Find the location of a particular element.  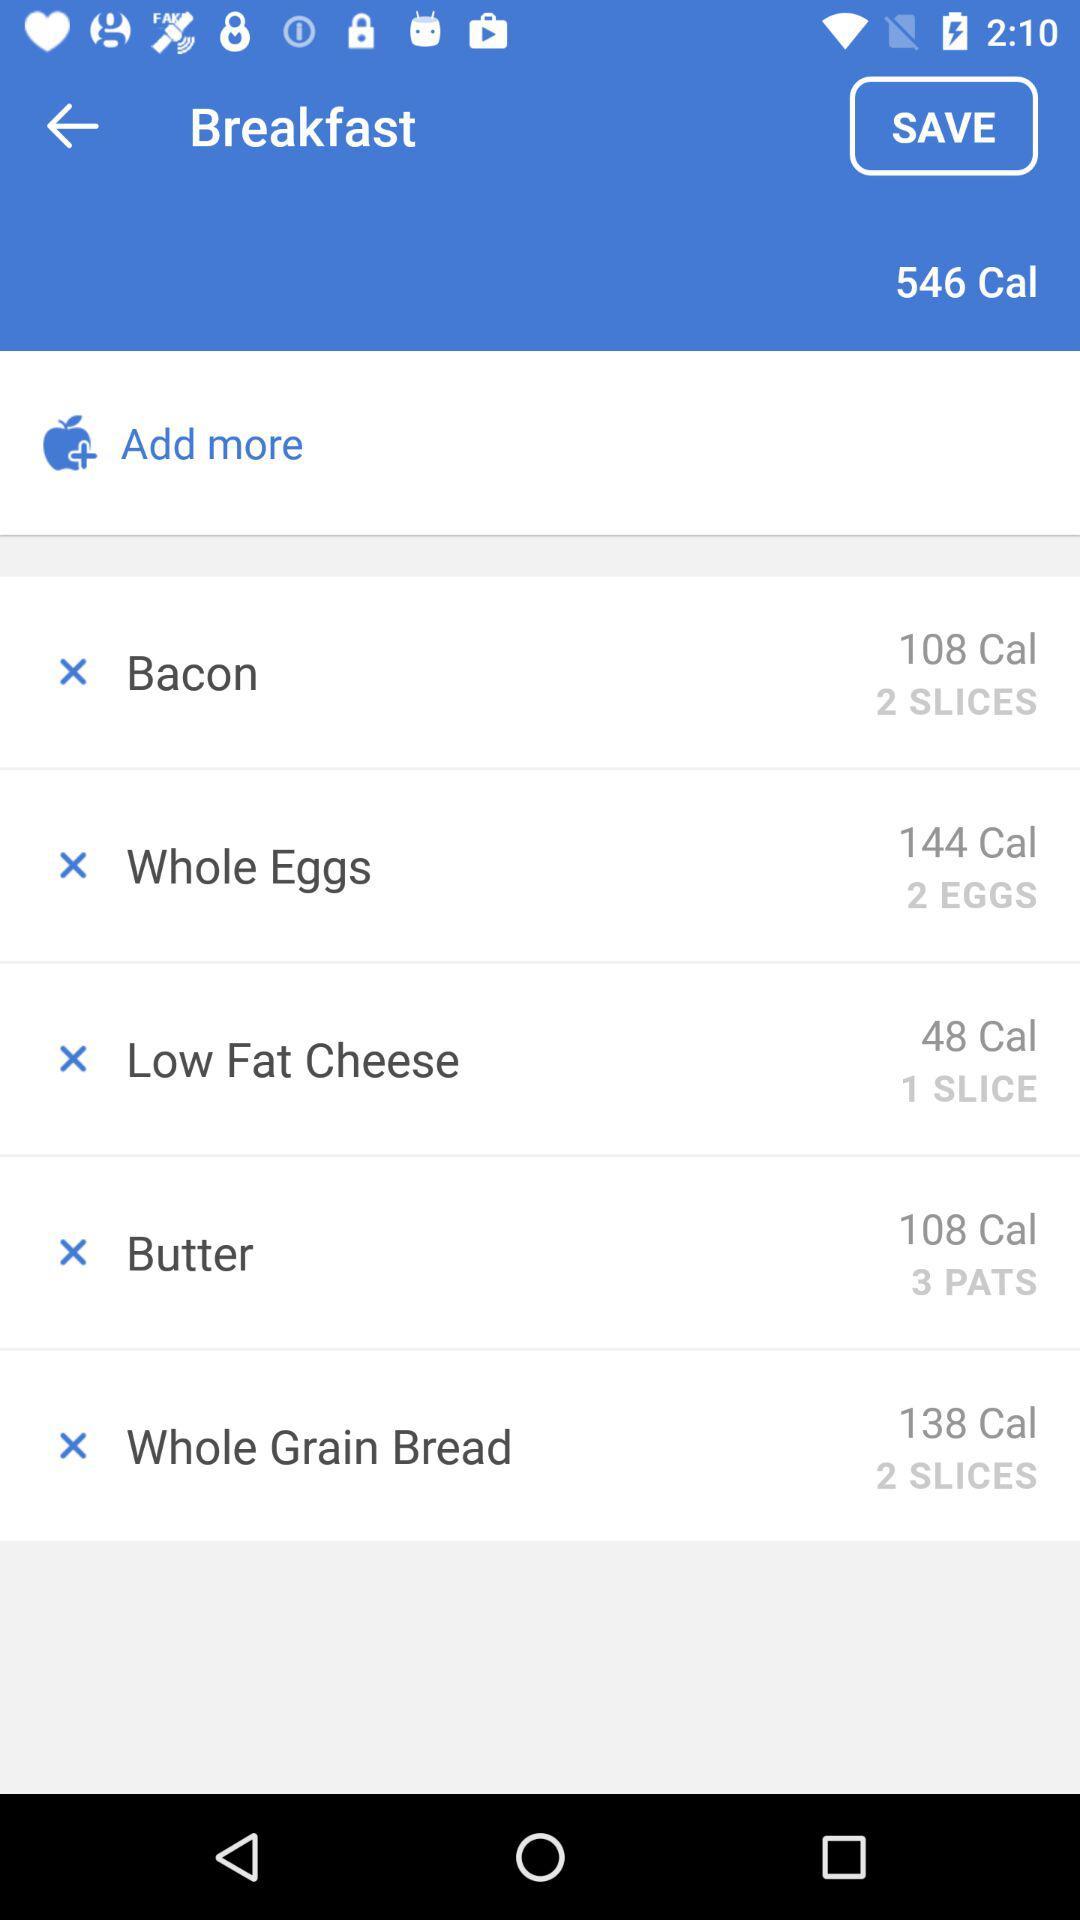

the icon below the butter item is located at coordinates (966, 1420).